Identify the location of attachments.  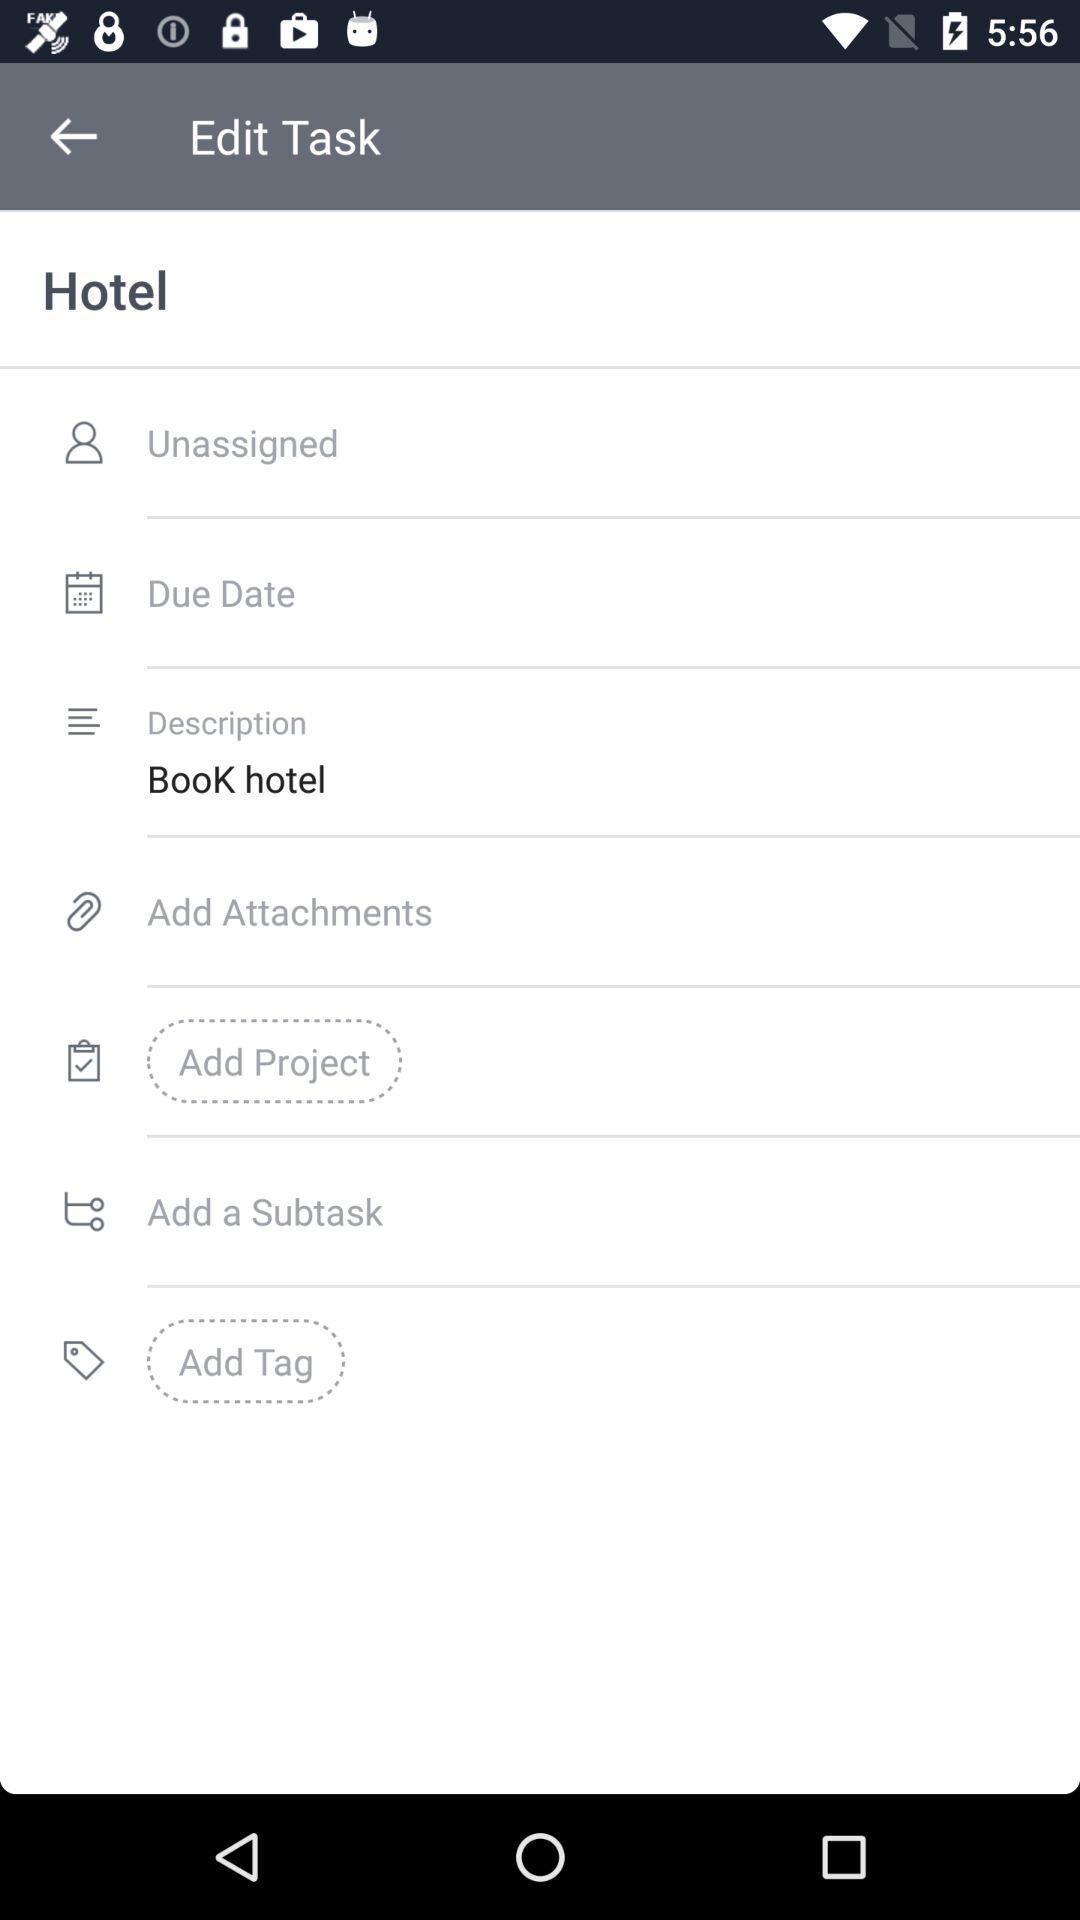
(612, 910).